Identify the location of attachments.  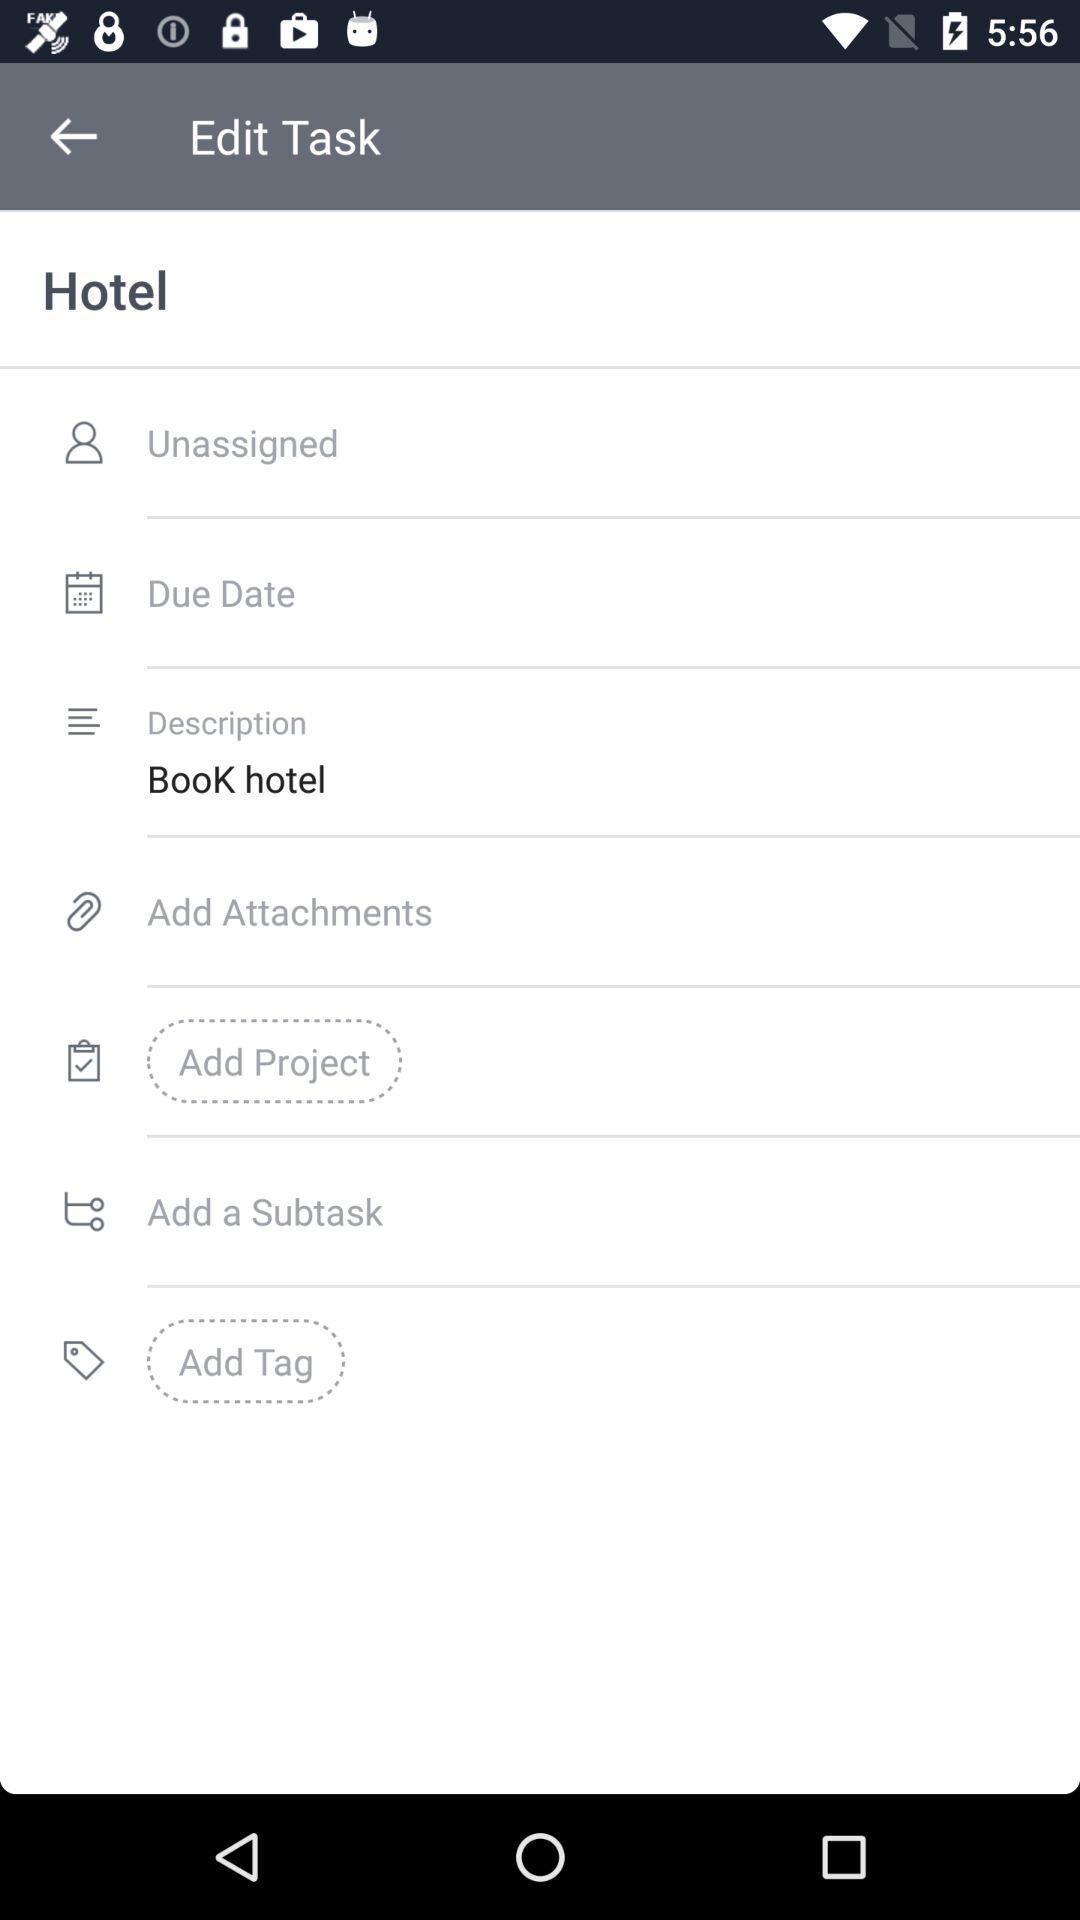
(612, 910).